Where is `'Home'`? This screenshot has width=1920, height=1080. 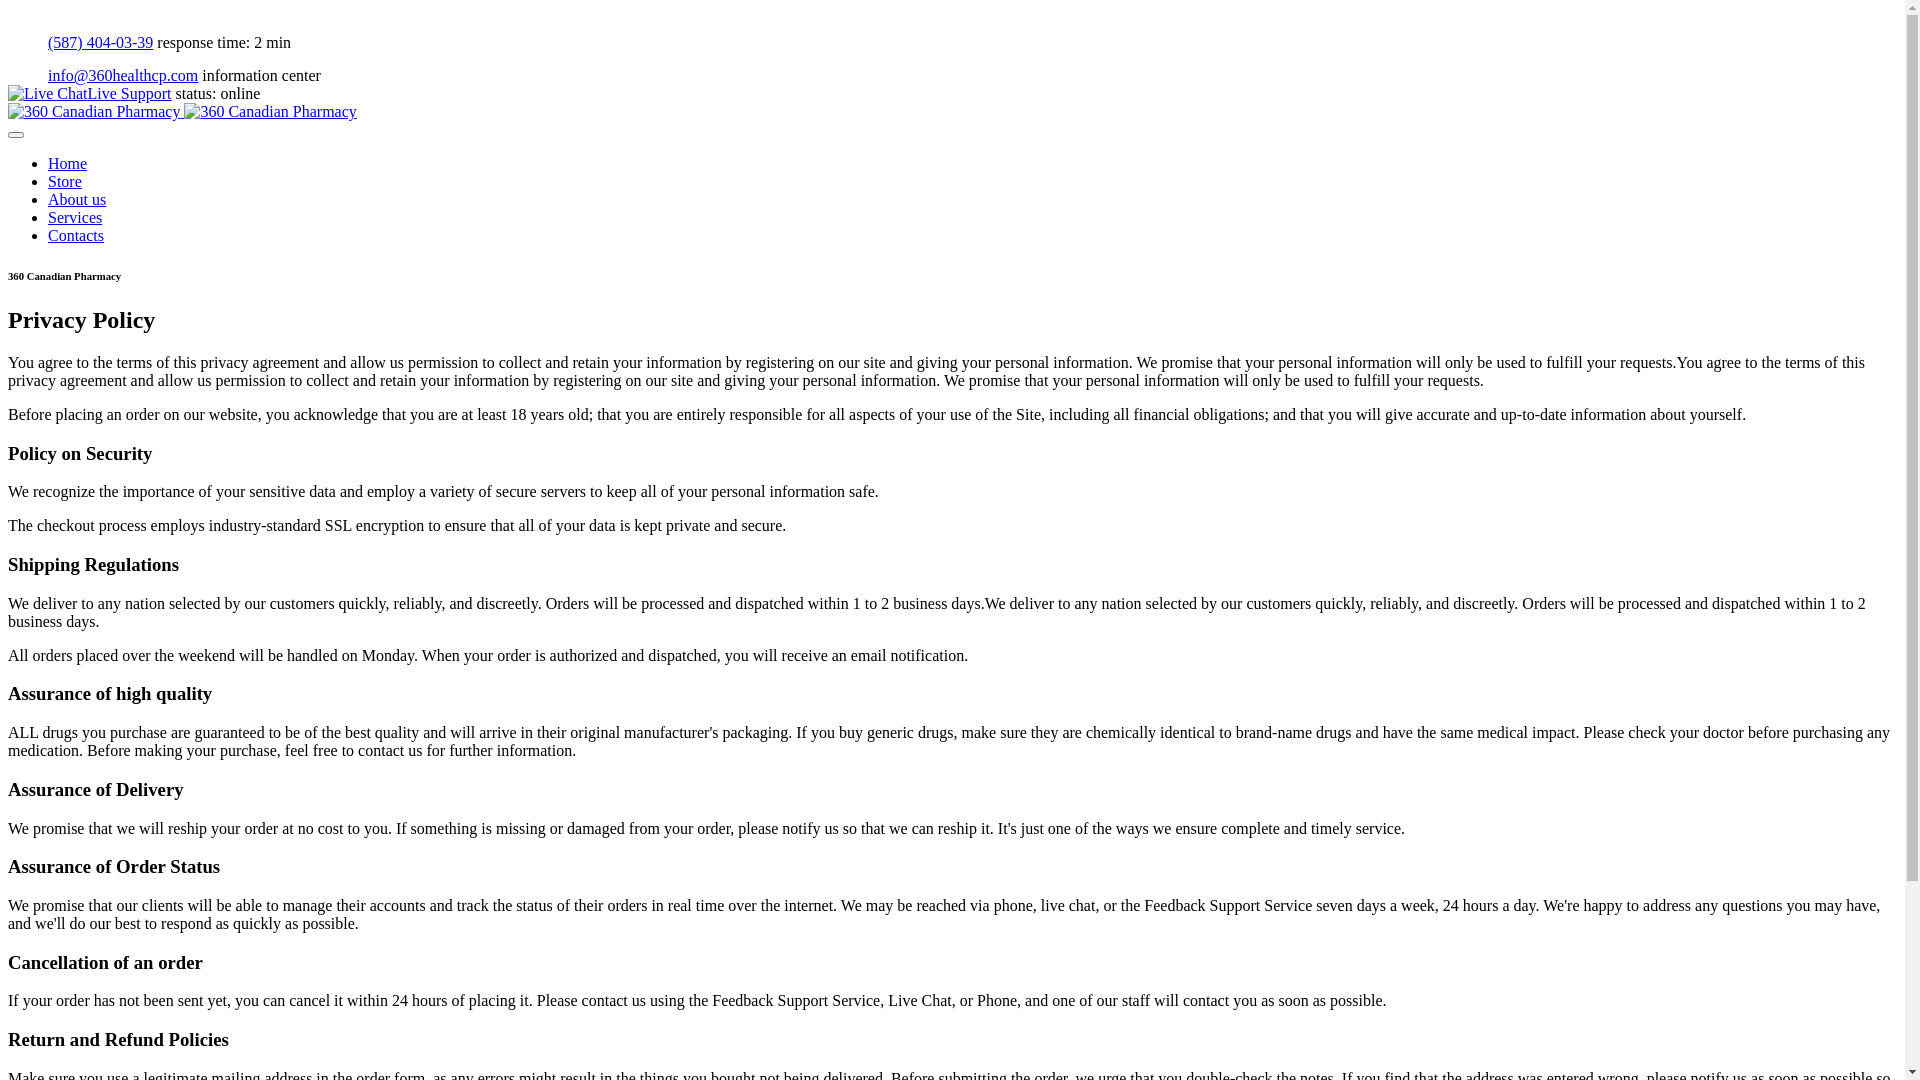
'Home' is located at coordinates (48, 162).